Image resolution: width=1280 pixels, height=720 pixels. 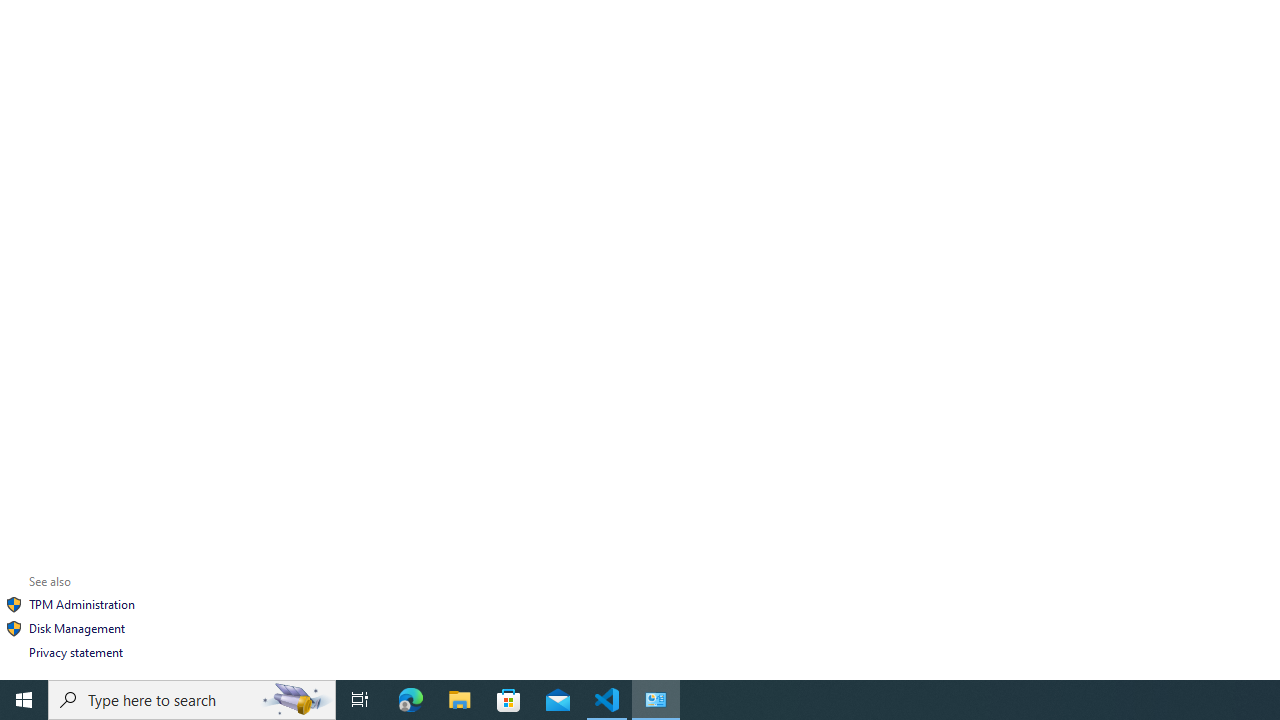 I want to click on 'Icon', so click(x=14, y=627).